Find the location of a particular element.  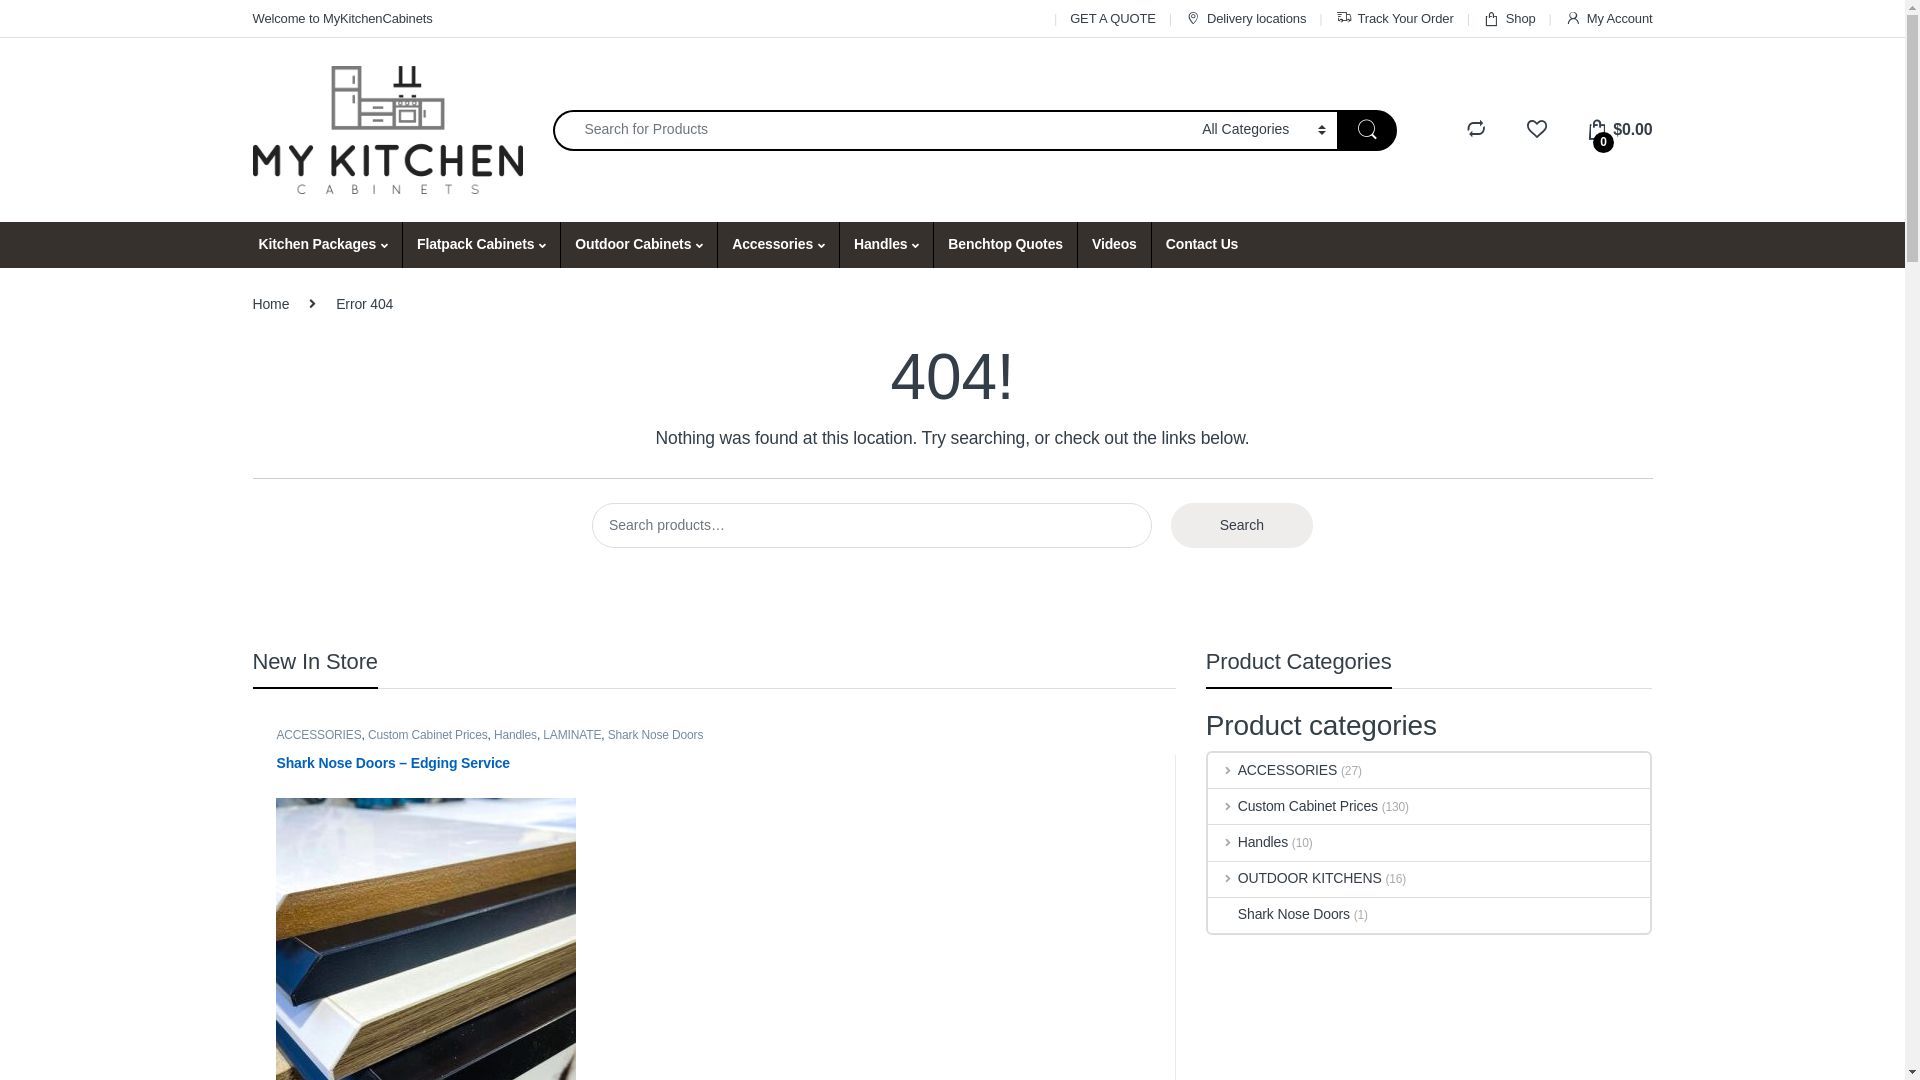

'Handles' is located at coordinates (1207, 842).